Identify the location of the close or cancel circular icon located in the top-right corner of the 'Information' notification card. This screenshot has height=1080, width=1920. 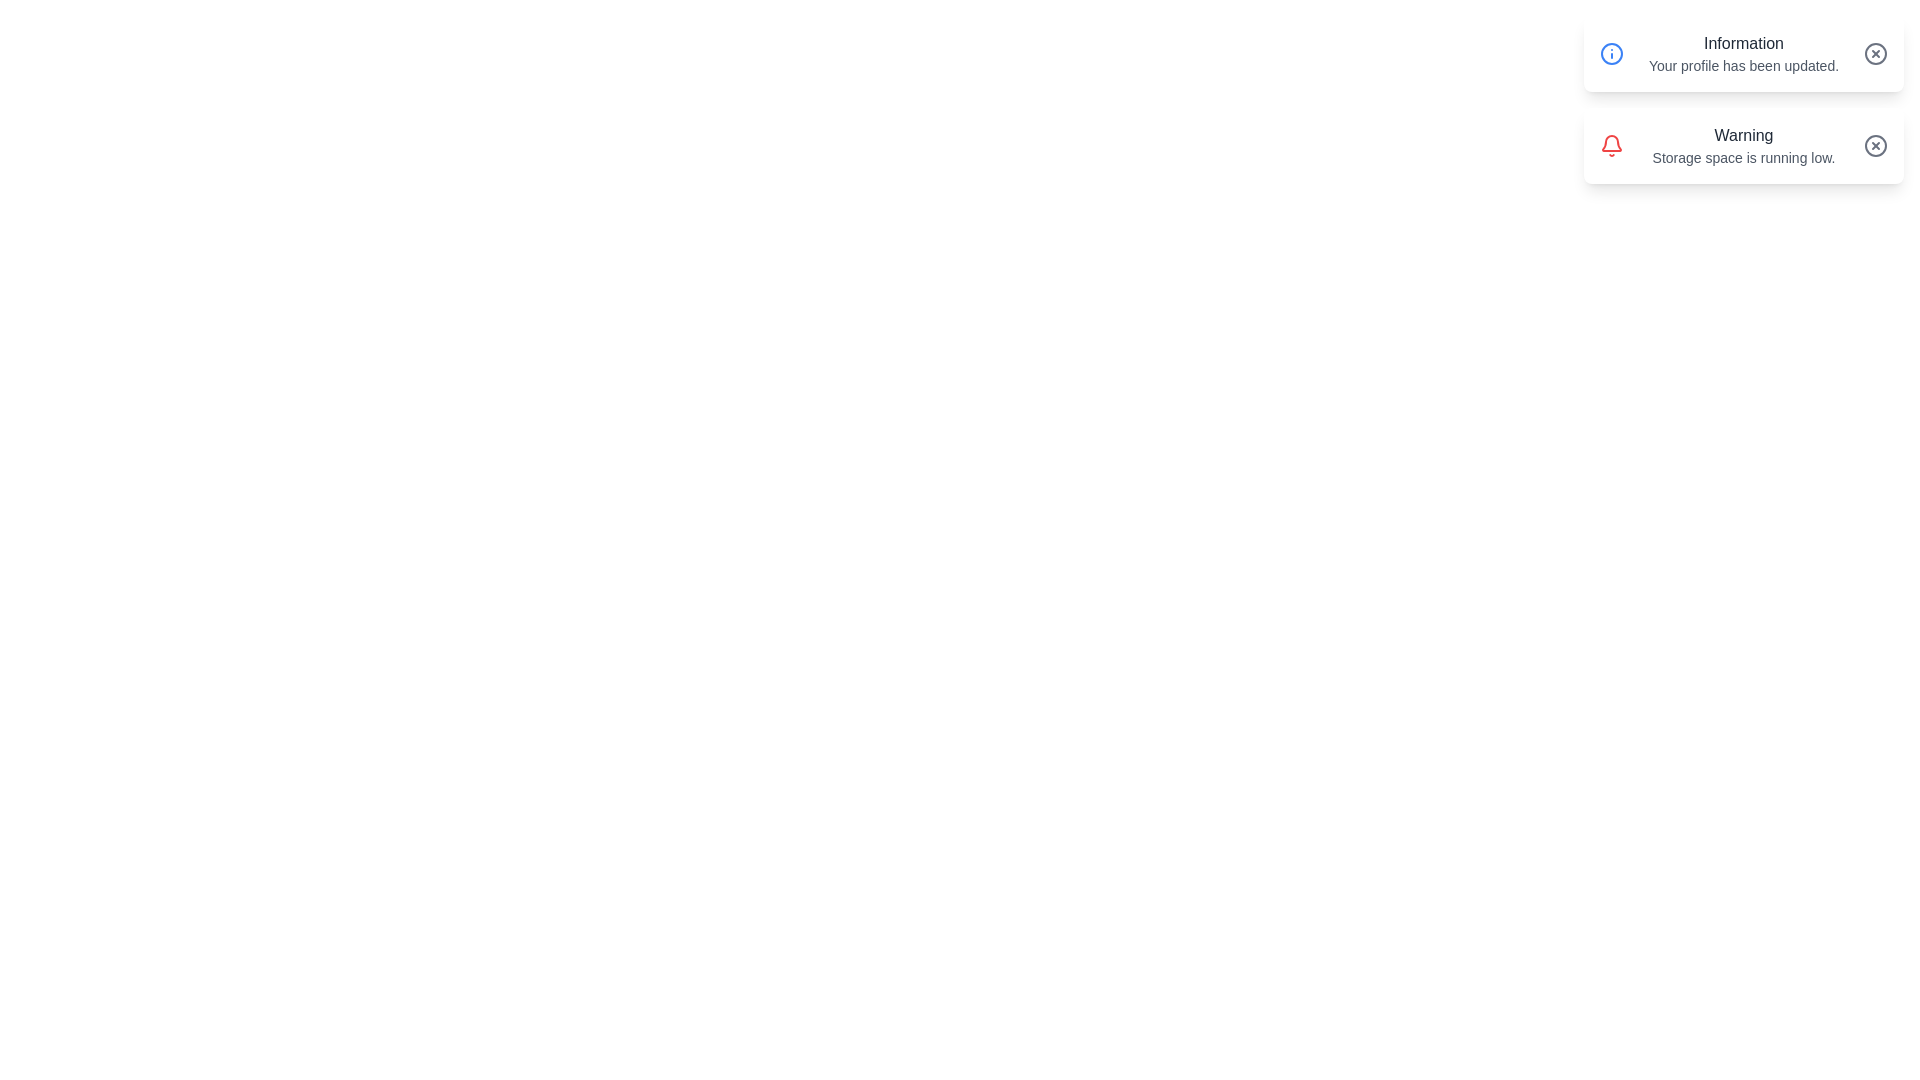
(1875, 53).